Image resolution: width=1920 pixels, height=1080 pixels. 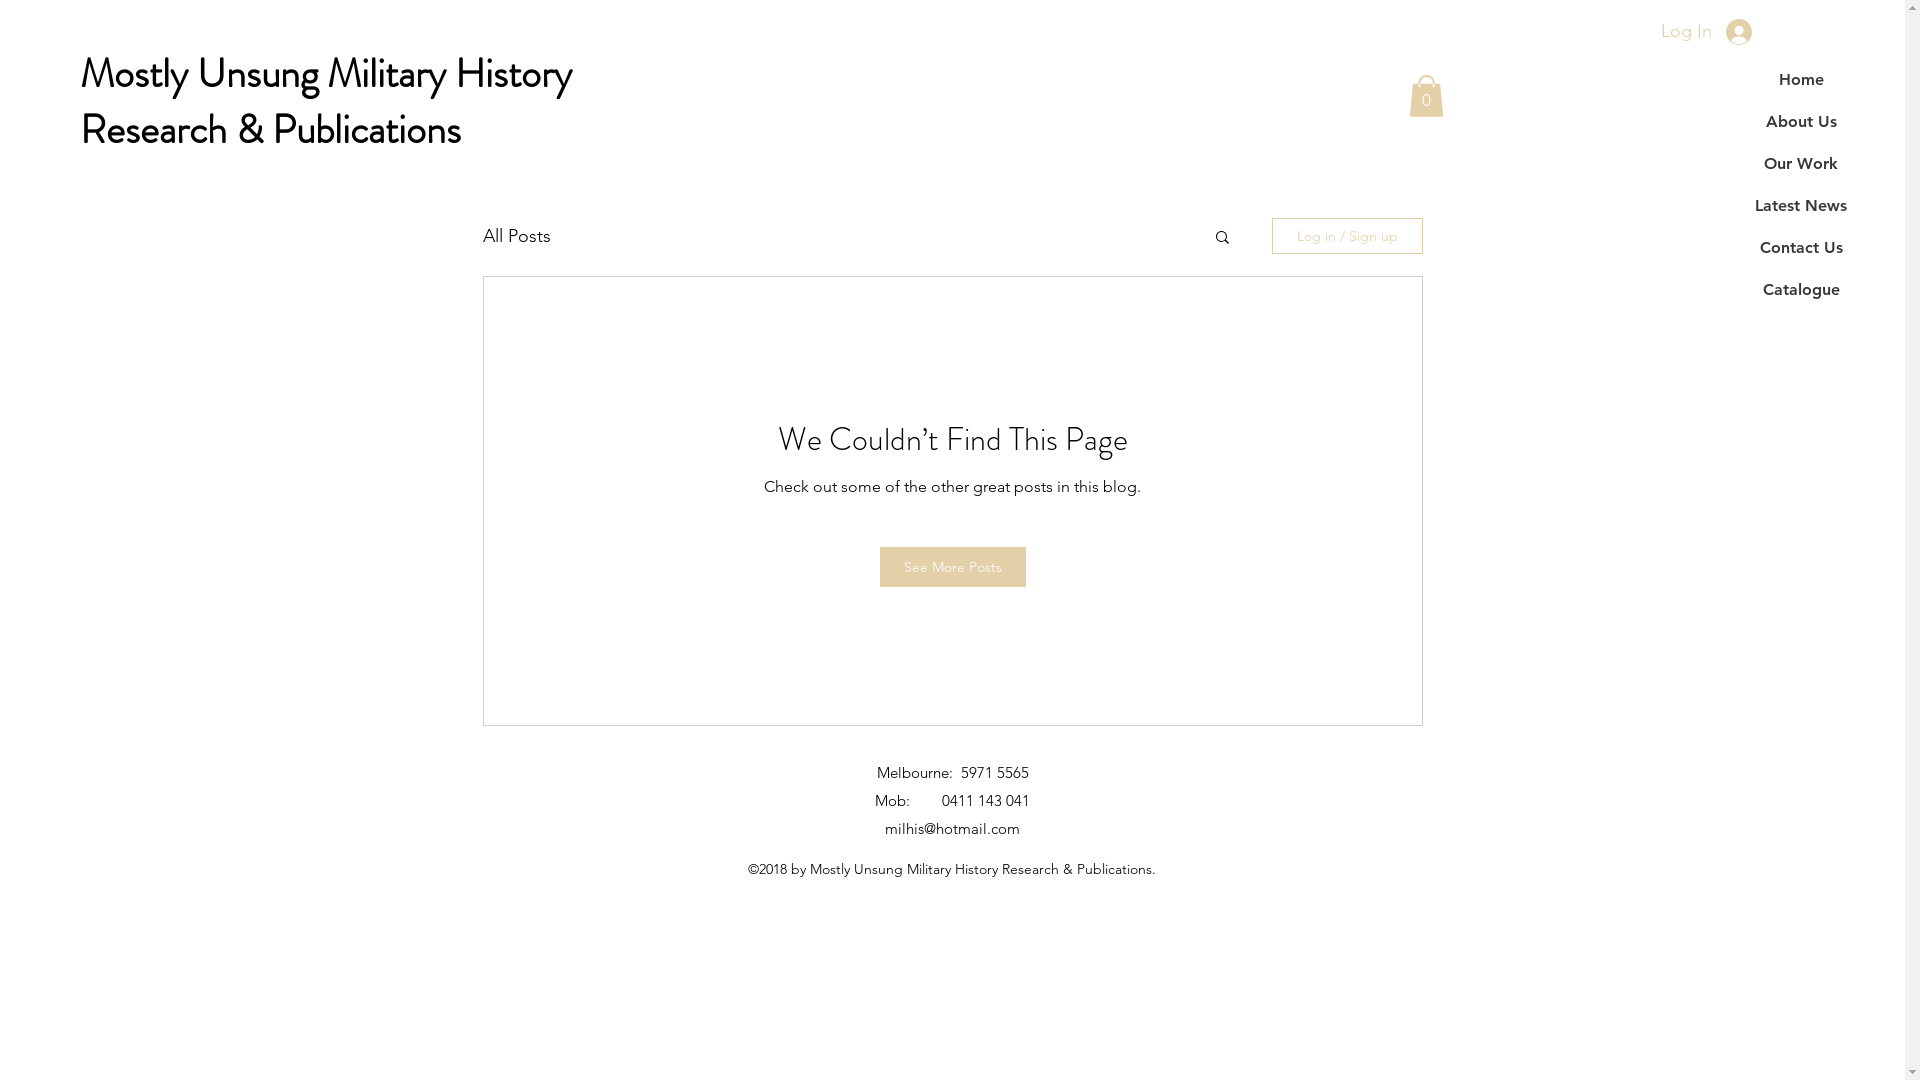 I want to click on 'Latest News', so click(x=1800, y=205).